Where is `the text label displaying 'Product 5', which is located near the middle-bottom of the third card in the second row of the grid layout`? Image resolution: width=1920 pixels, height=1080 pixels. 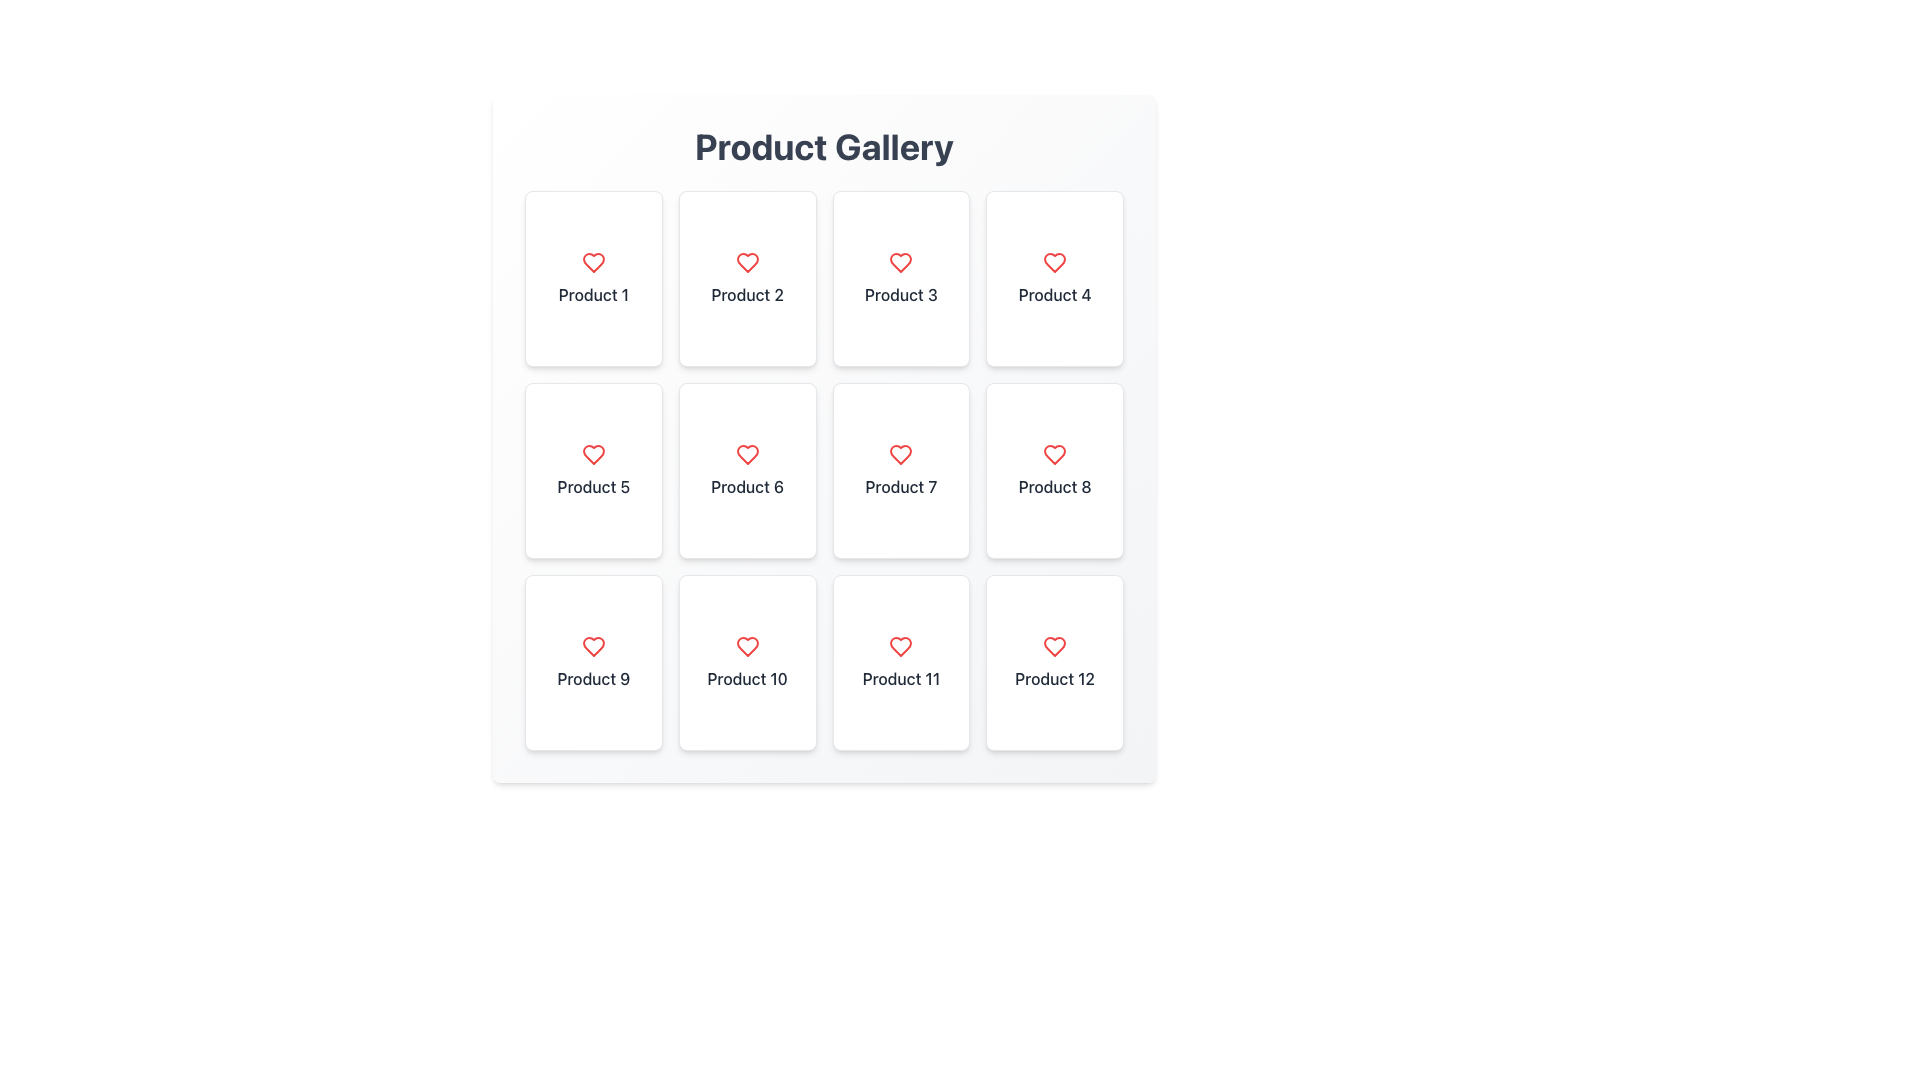 the text label displaying 'Product 5', which is located near the middle-bottom of the third card in the second row of the grid layout is located at coordinates (592, 486).